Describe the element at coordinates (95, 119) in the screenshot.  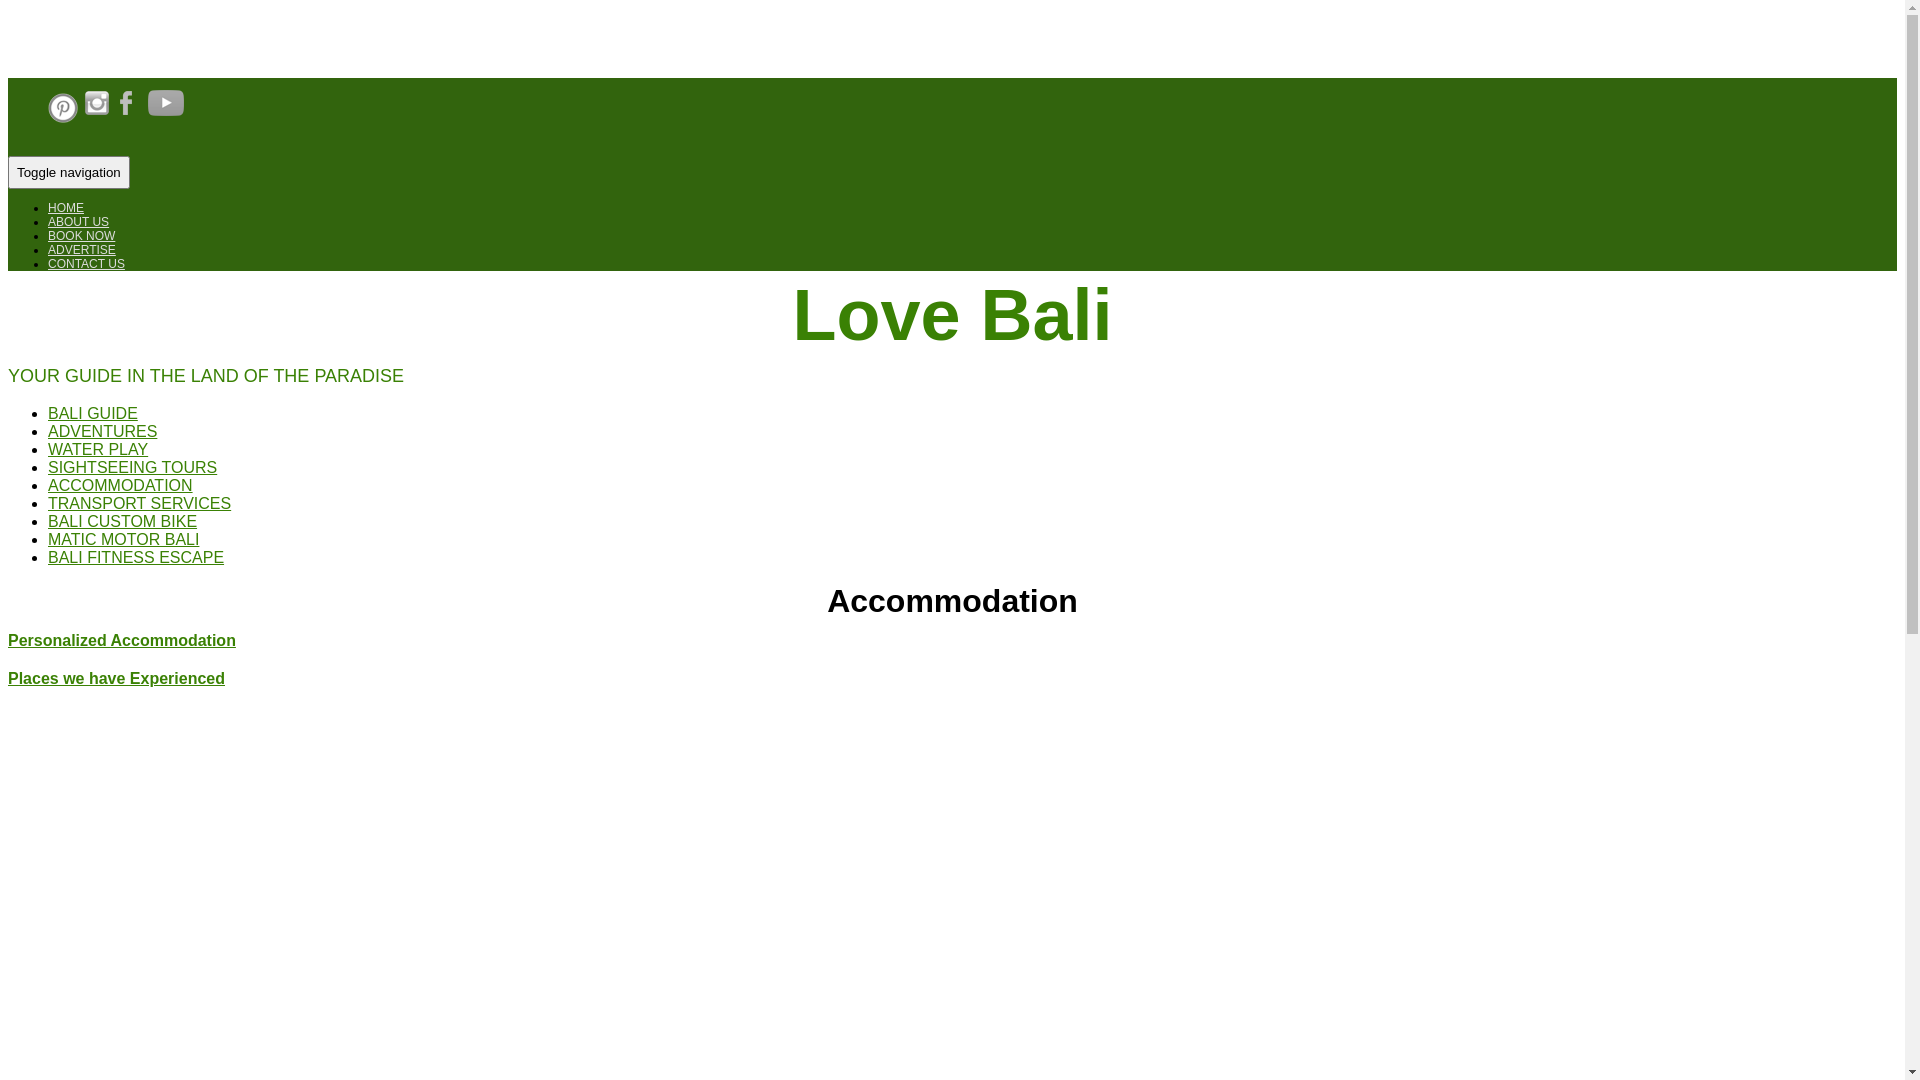
I see `'Open Instagram'` at that location.